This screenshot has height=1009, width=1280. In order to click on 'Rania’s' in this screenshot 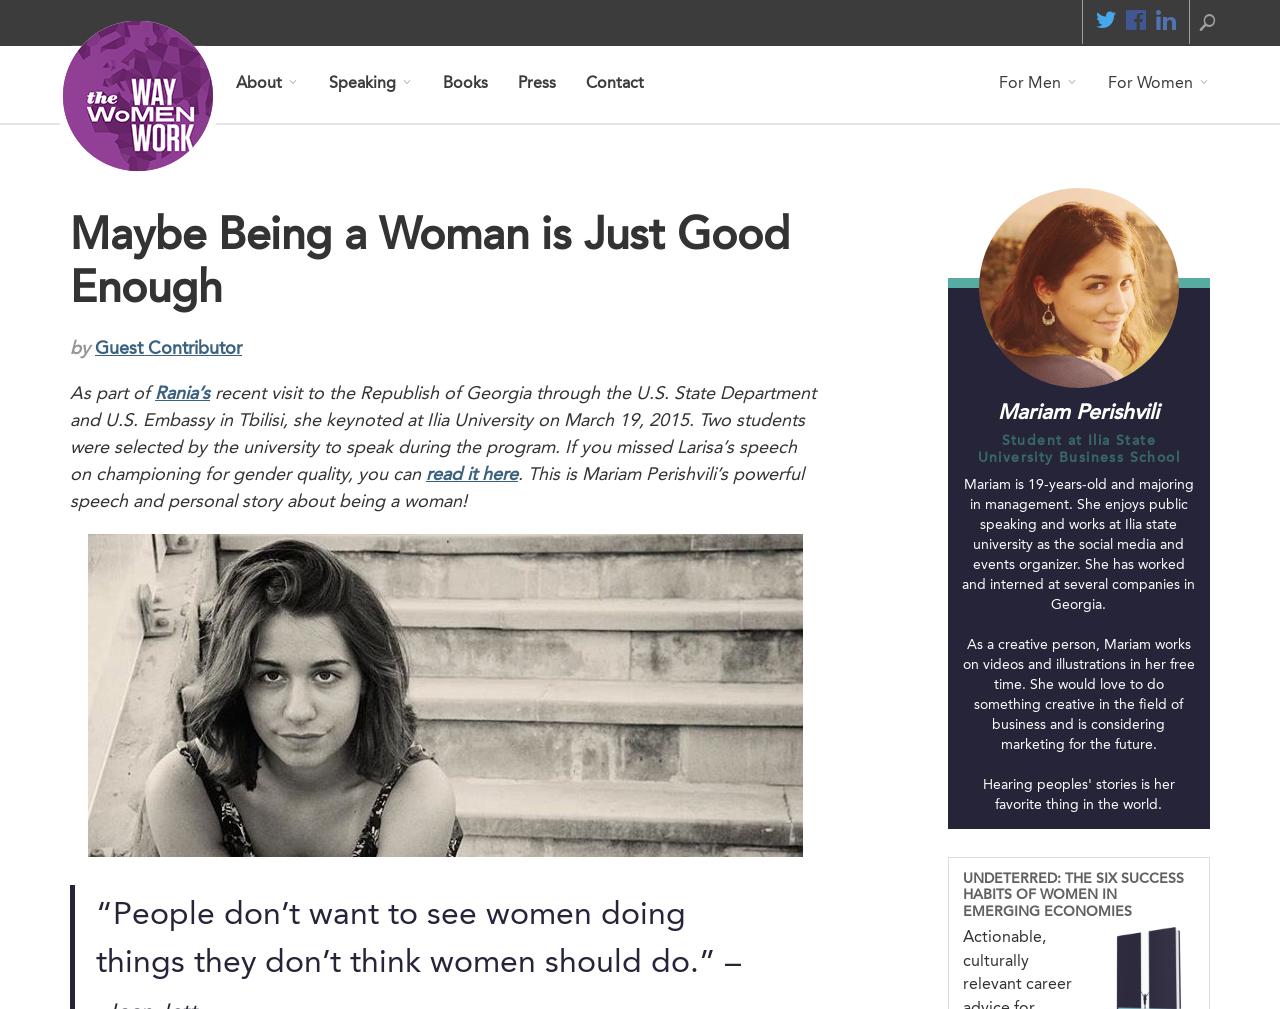, I will do `click(182, 393)`.